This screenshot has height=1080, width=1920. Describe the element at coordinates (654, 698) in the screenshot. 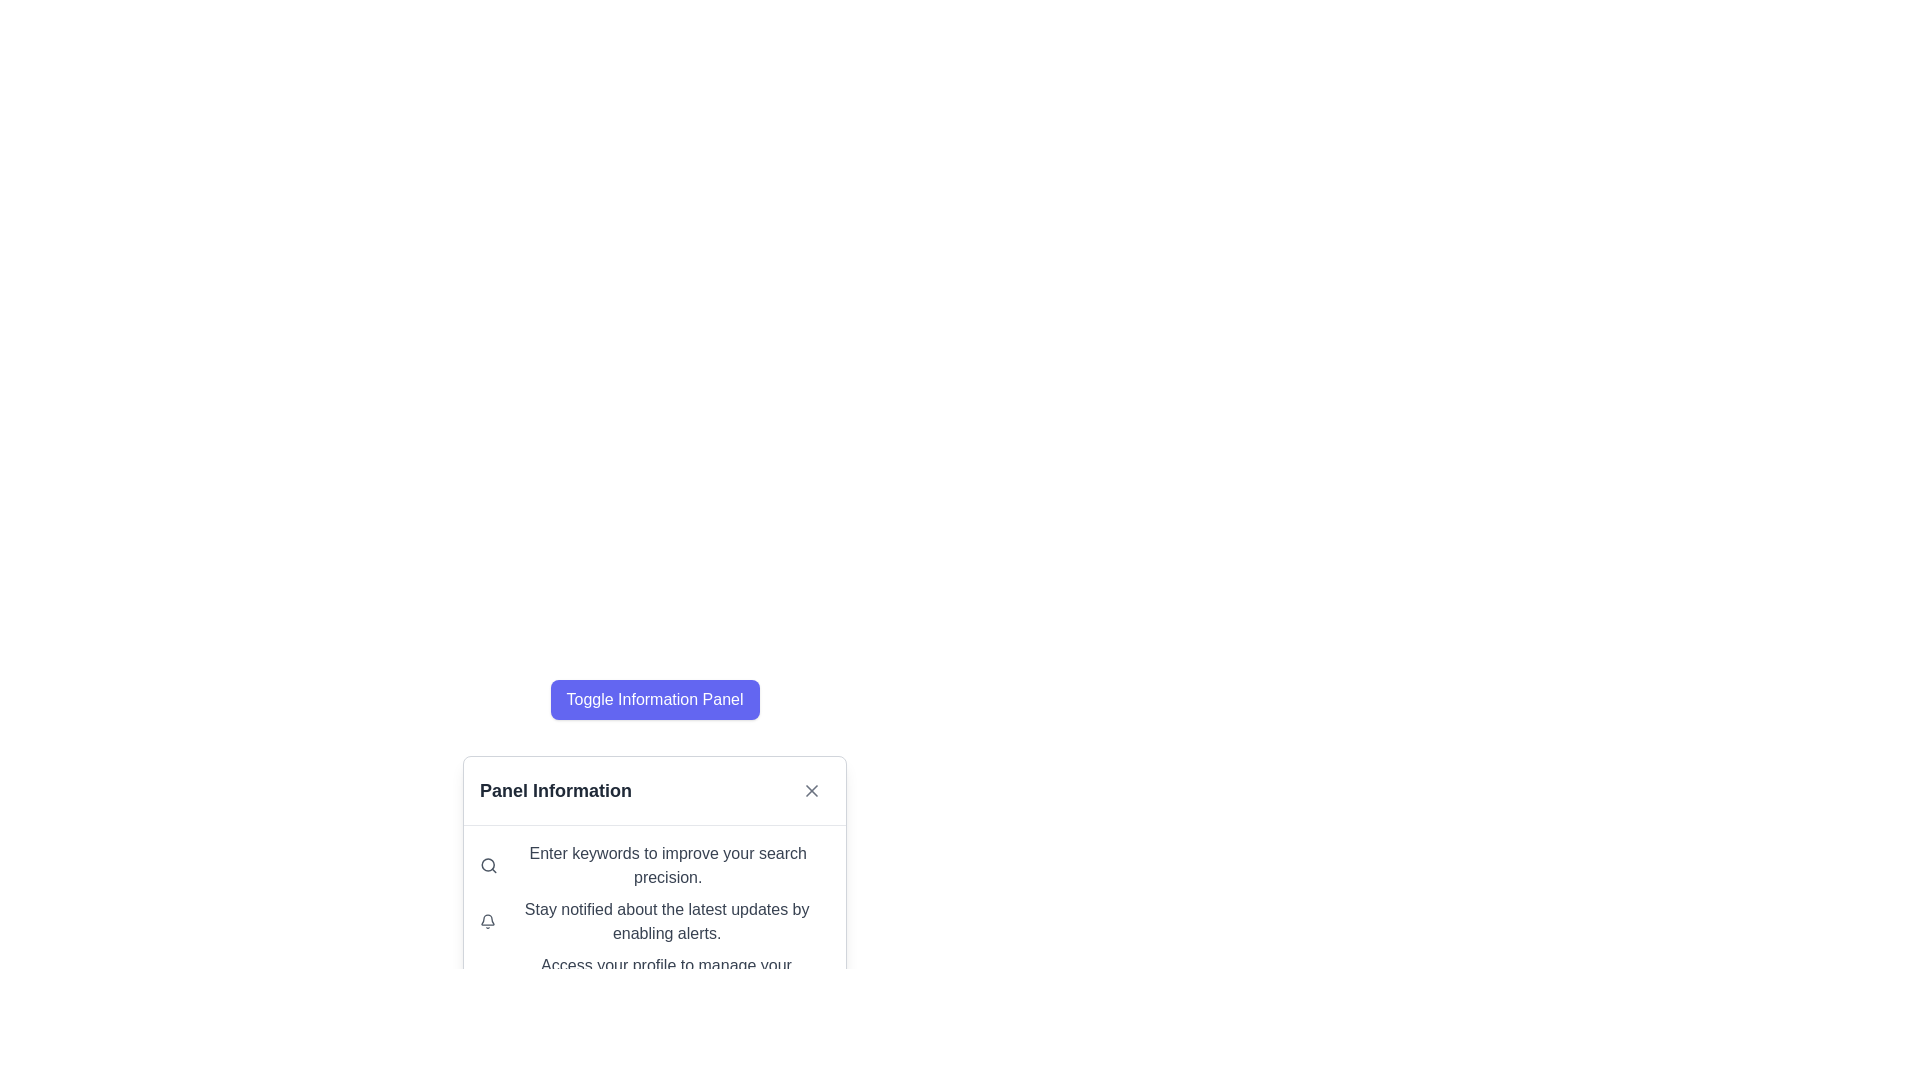

I see `the rounded rectangular button labeled 'Toggle Information Panel' with a white text on a blue background` at that location.